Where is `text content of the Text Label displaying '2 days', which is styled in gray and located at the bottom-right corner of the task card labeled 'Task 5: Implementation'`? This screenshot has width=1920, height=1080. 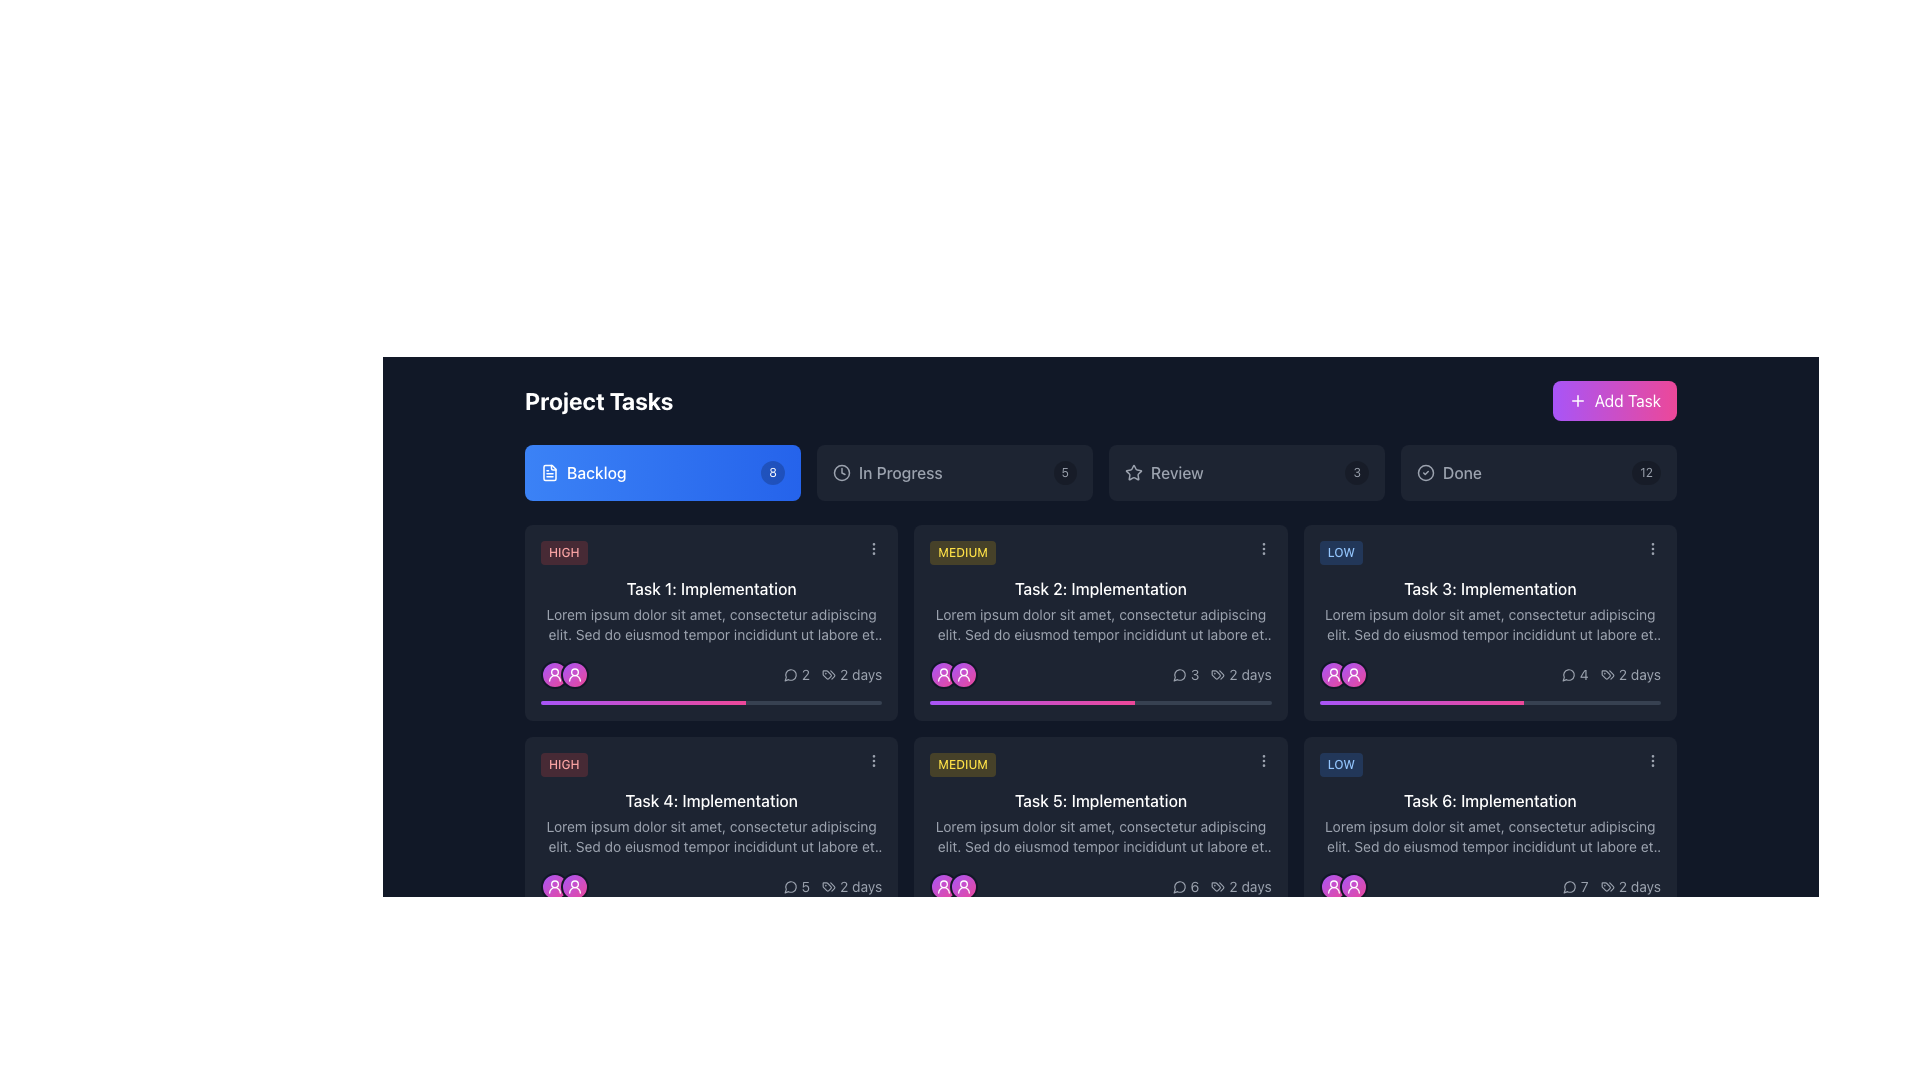
text content of the Text Label displaying '2 days', which is styled in gray and located at the bottom-right corner of the task card labeled 'Task 5: Implementation' is located at coordinates (1249, 886).